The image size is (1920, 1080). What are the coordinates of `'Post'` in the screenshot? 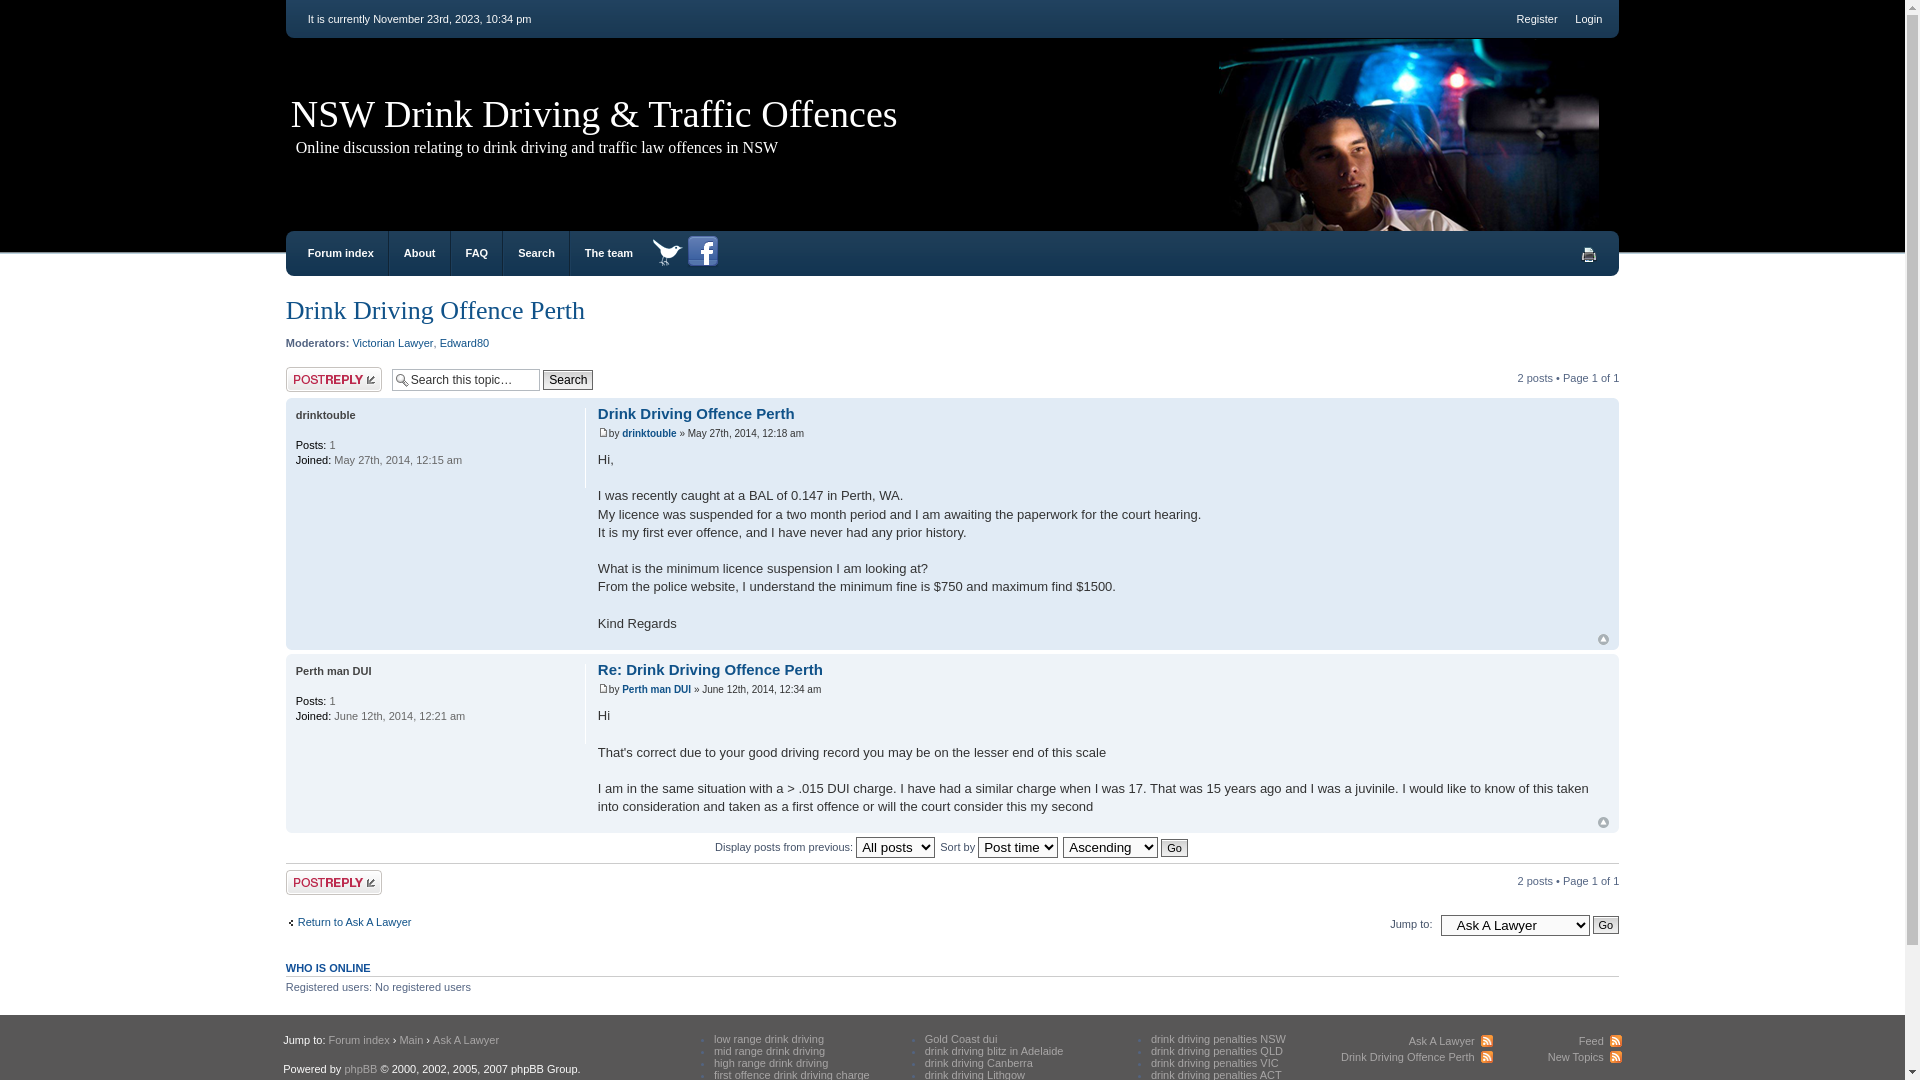 It's located at (602, 687).